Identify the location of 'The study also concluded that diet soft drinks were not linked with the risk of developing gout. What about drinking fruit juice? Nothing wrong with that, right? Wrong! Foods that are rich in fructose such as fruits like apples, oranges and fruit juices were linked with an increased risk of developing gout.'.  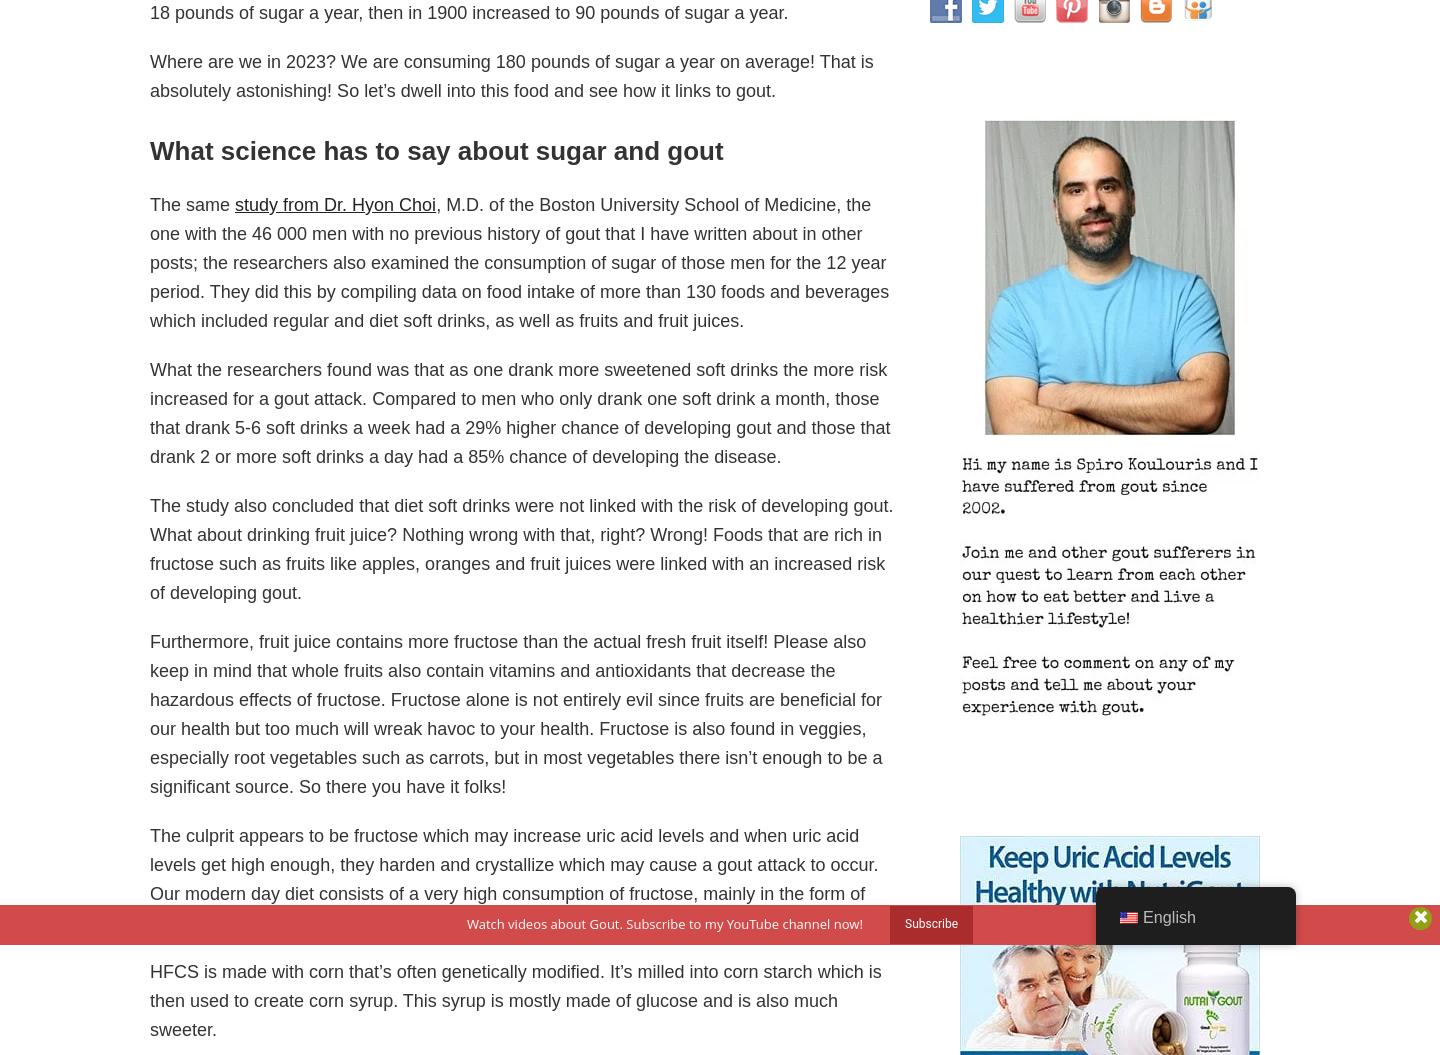
(520, 548).